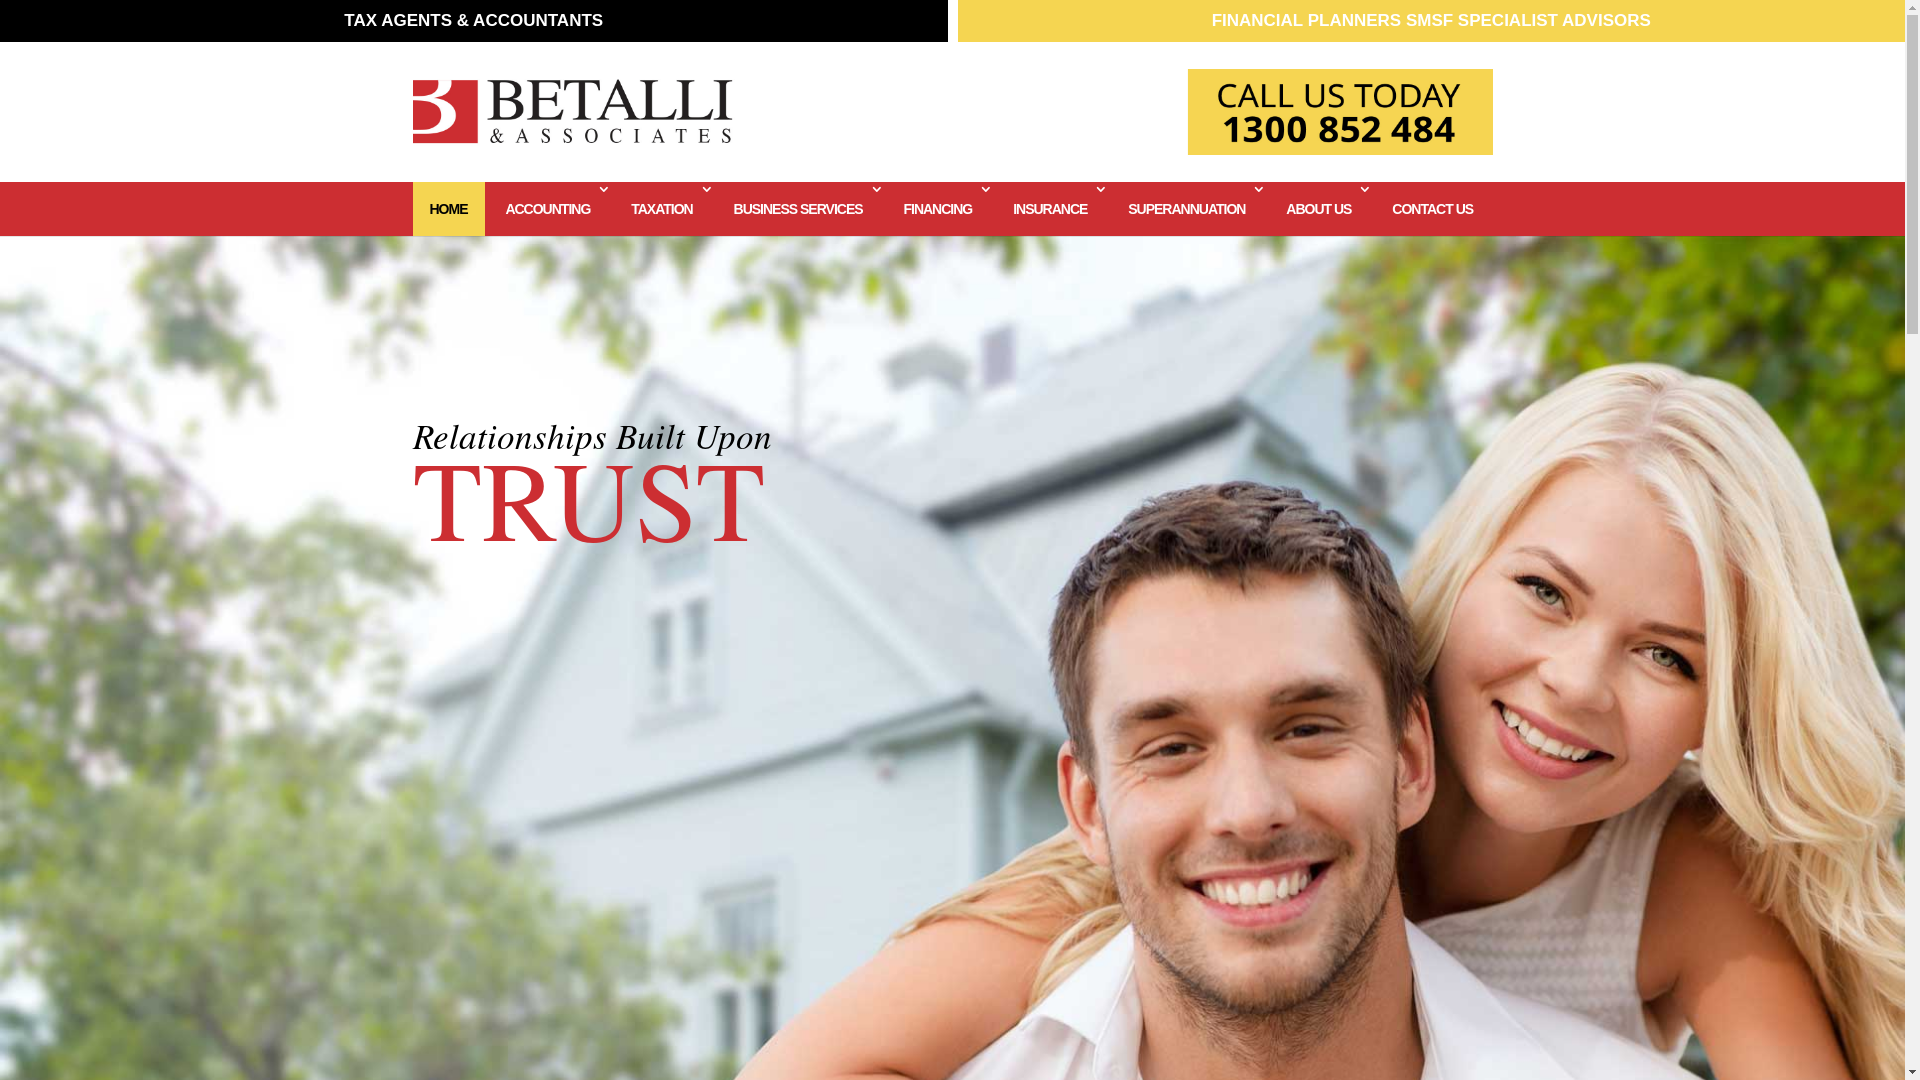  I want to click on 'CONTACT US', so click(1373, 208).